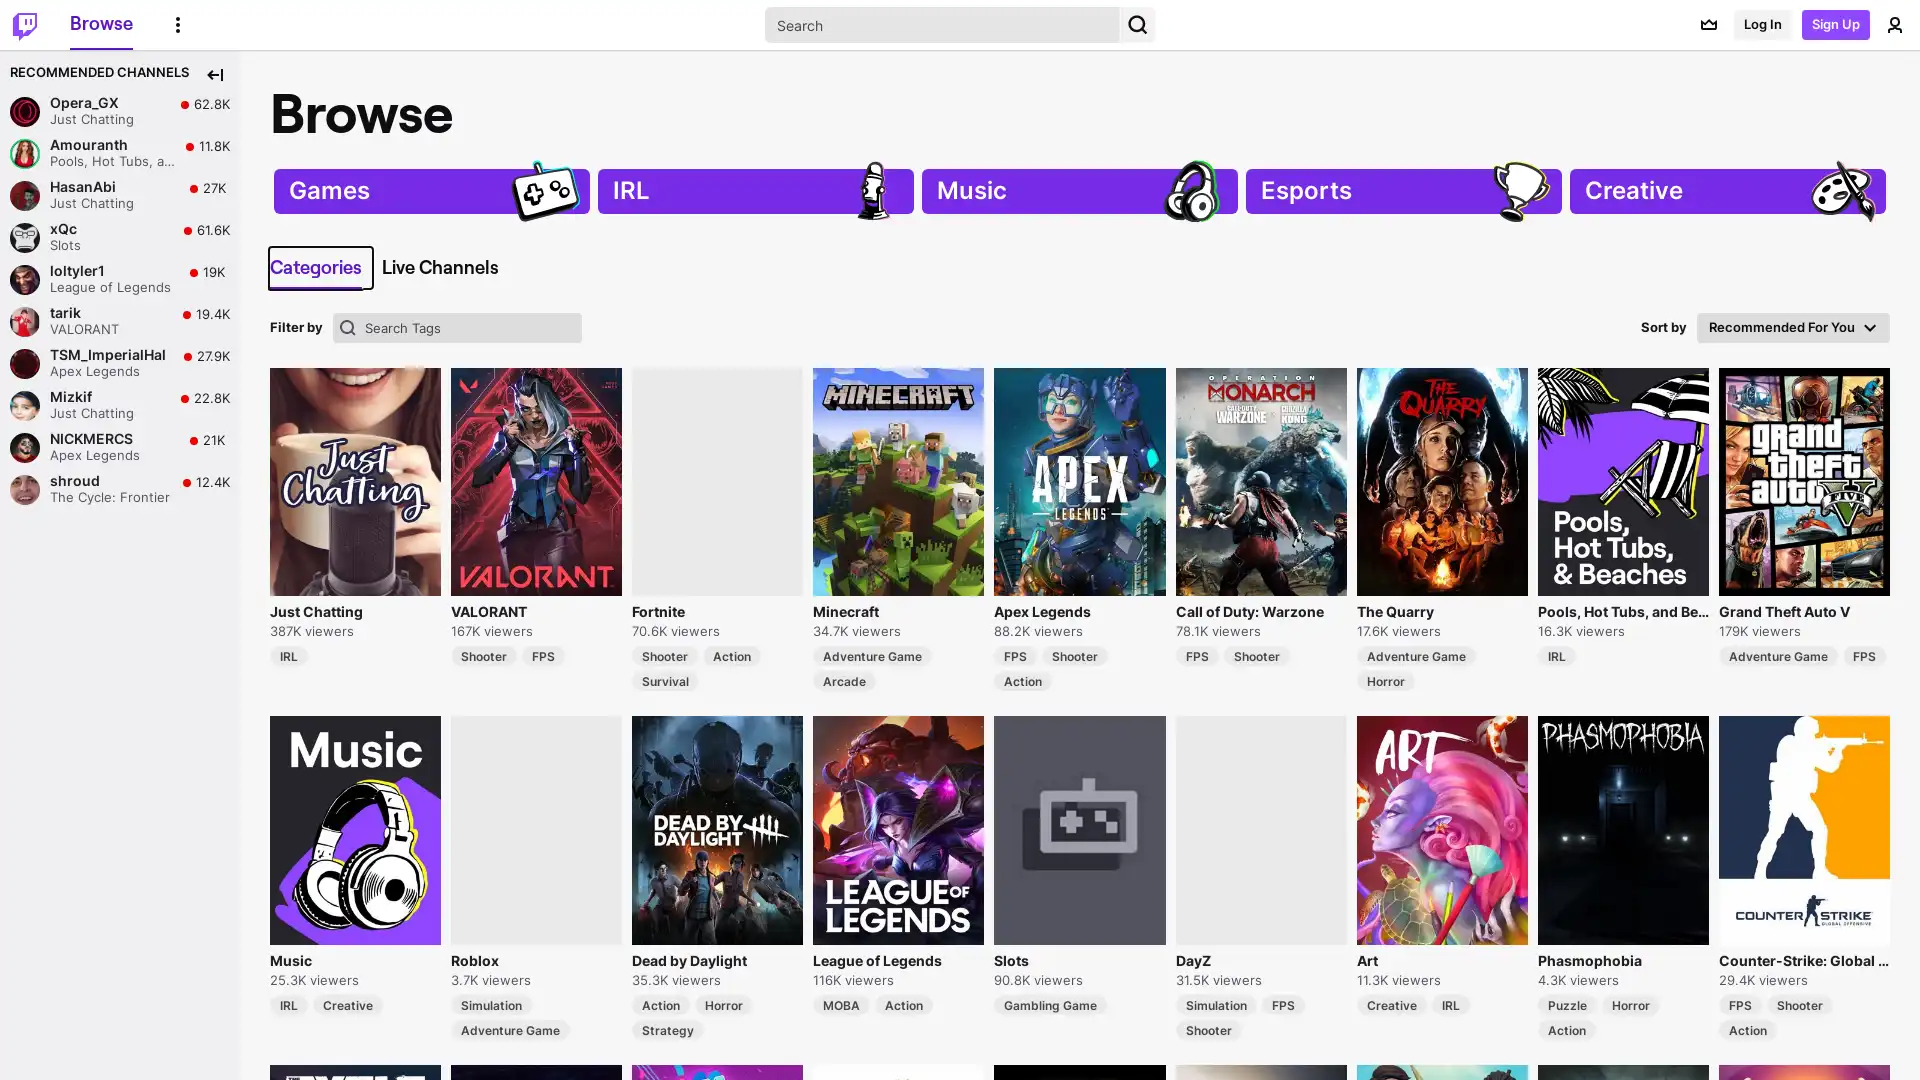 The width and height of the screenshot is (1920, 1080). I want to click on FPS, so click(1282, 1005).